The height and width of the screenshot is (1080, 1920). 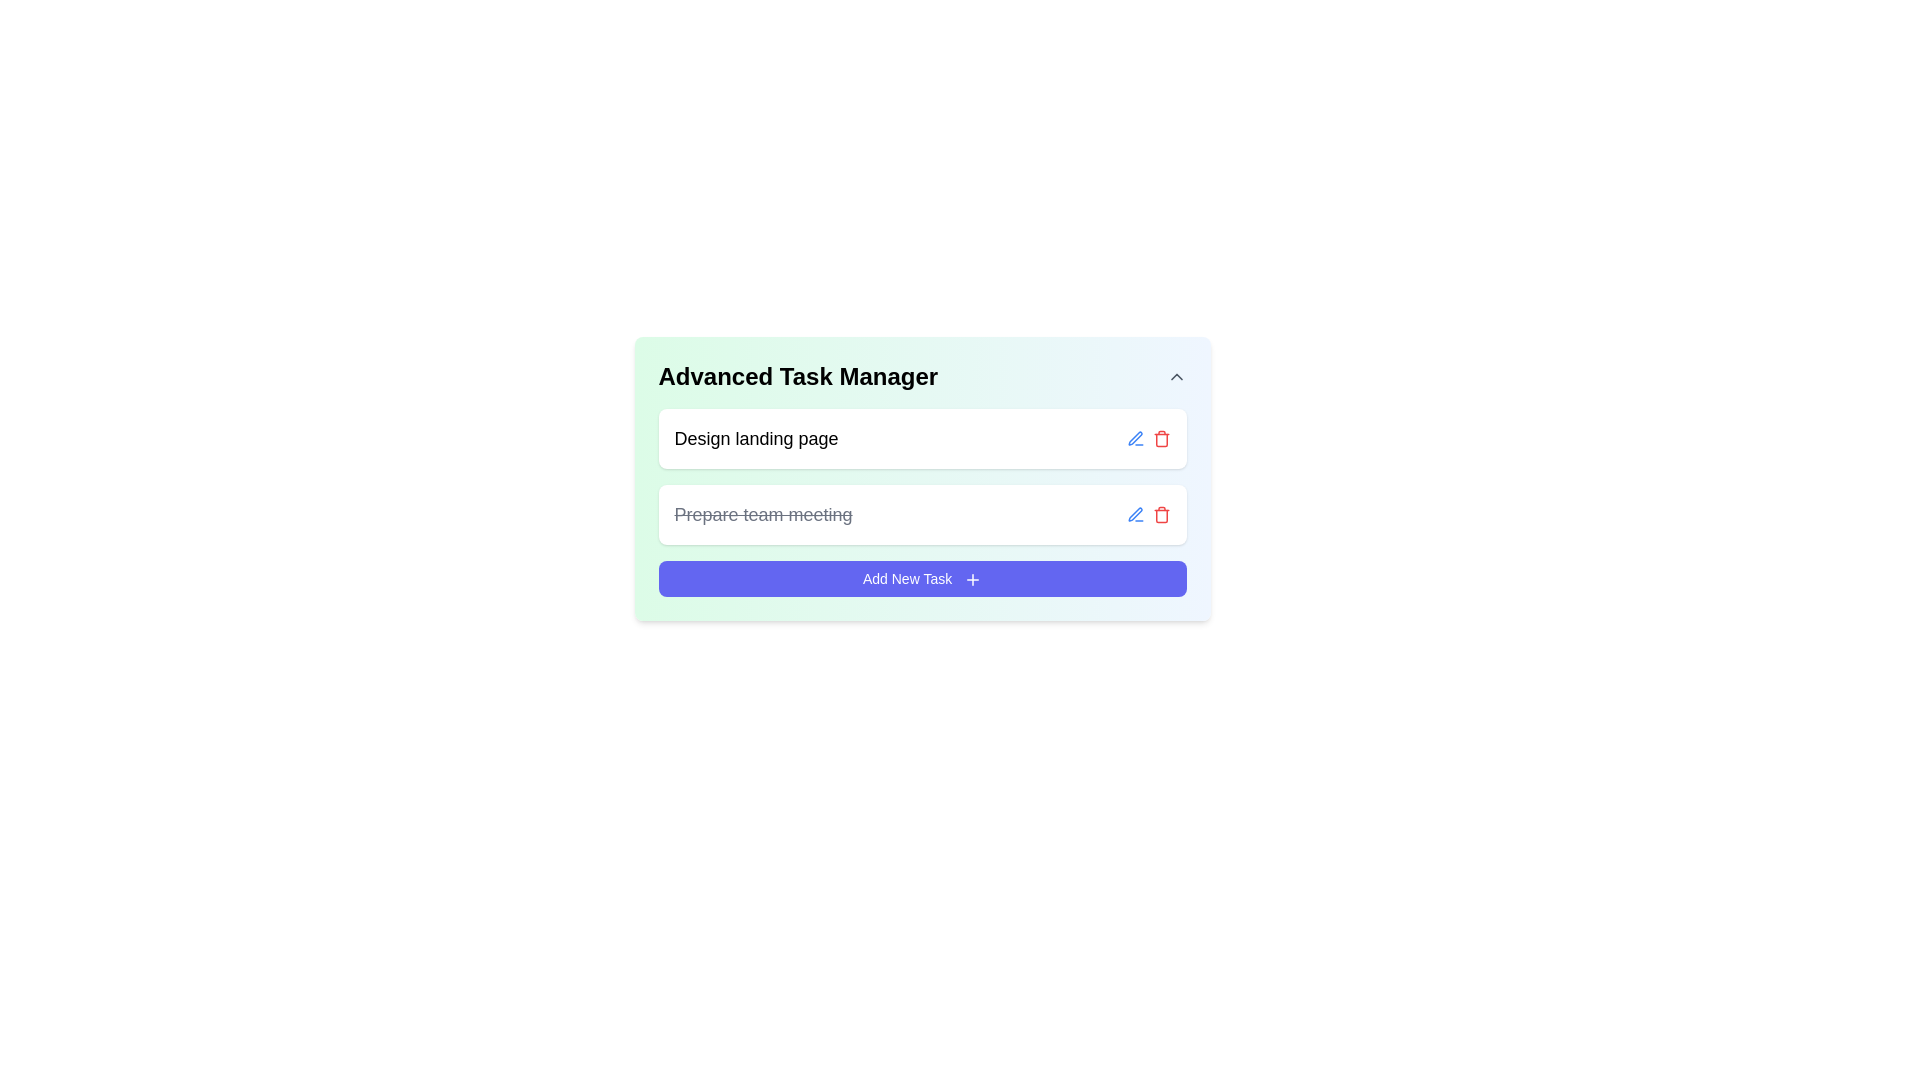 What do you see at coordinates (921, 514) in the screenshot?
I see `the completed task entry 'Prepare team meeting' in the to-do list for more options` at bounding box center [921, 514].